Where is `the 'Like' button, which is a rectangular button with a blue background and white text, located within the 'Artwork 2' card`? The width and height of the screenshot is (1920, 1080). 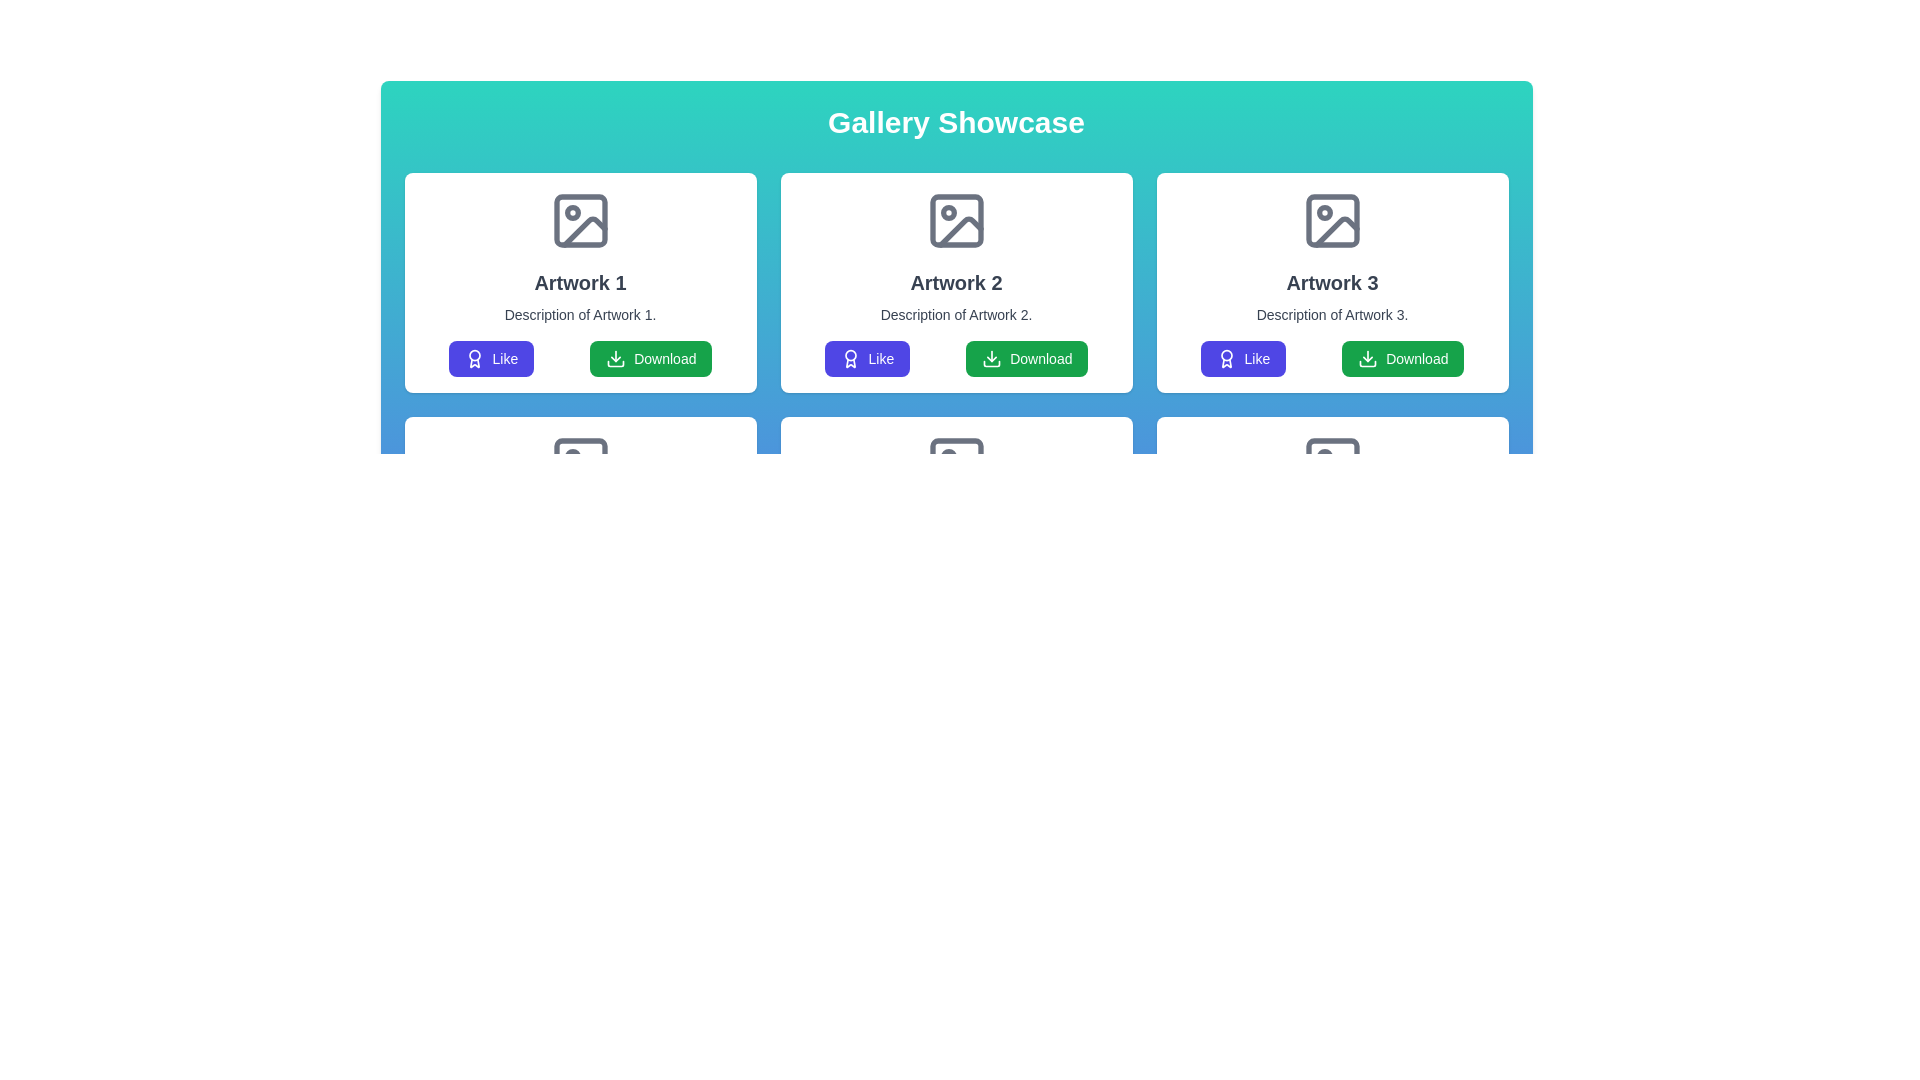
the 'Like' button, which is a rectangular button with a blue background and white text, located within the 'Artwork 2' card is located at coordinates (867, 357).